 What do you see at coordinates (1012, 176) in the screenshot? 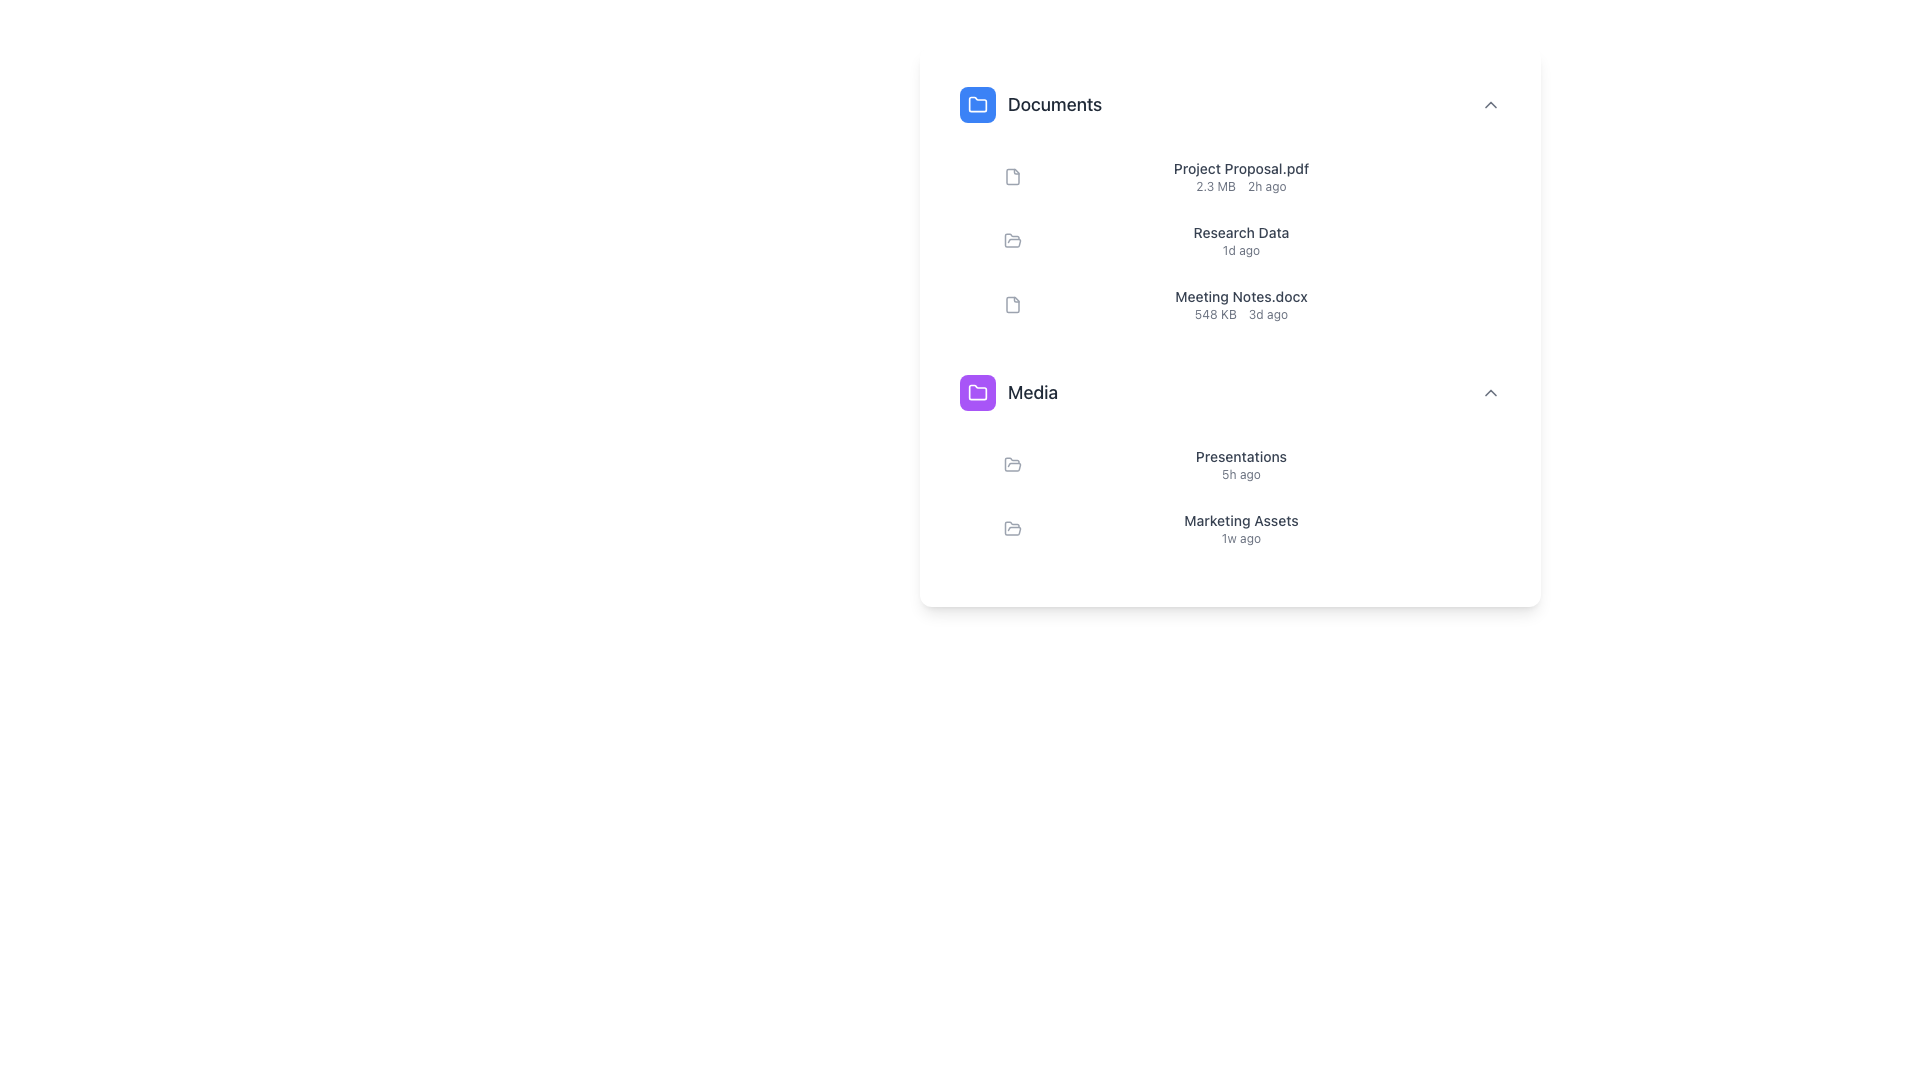
I see `the non-interactive icon representing the file 'Project Proposal.pdf' in the Documents category, located at the left of the text description` at bounding box center [1012, 176].